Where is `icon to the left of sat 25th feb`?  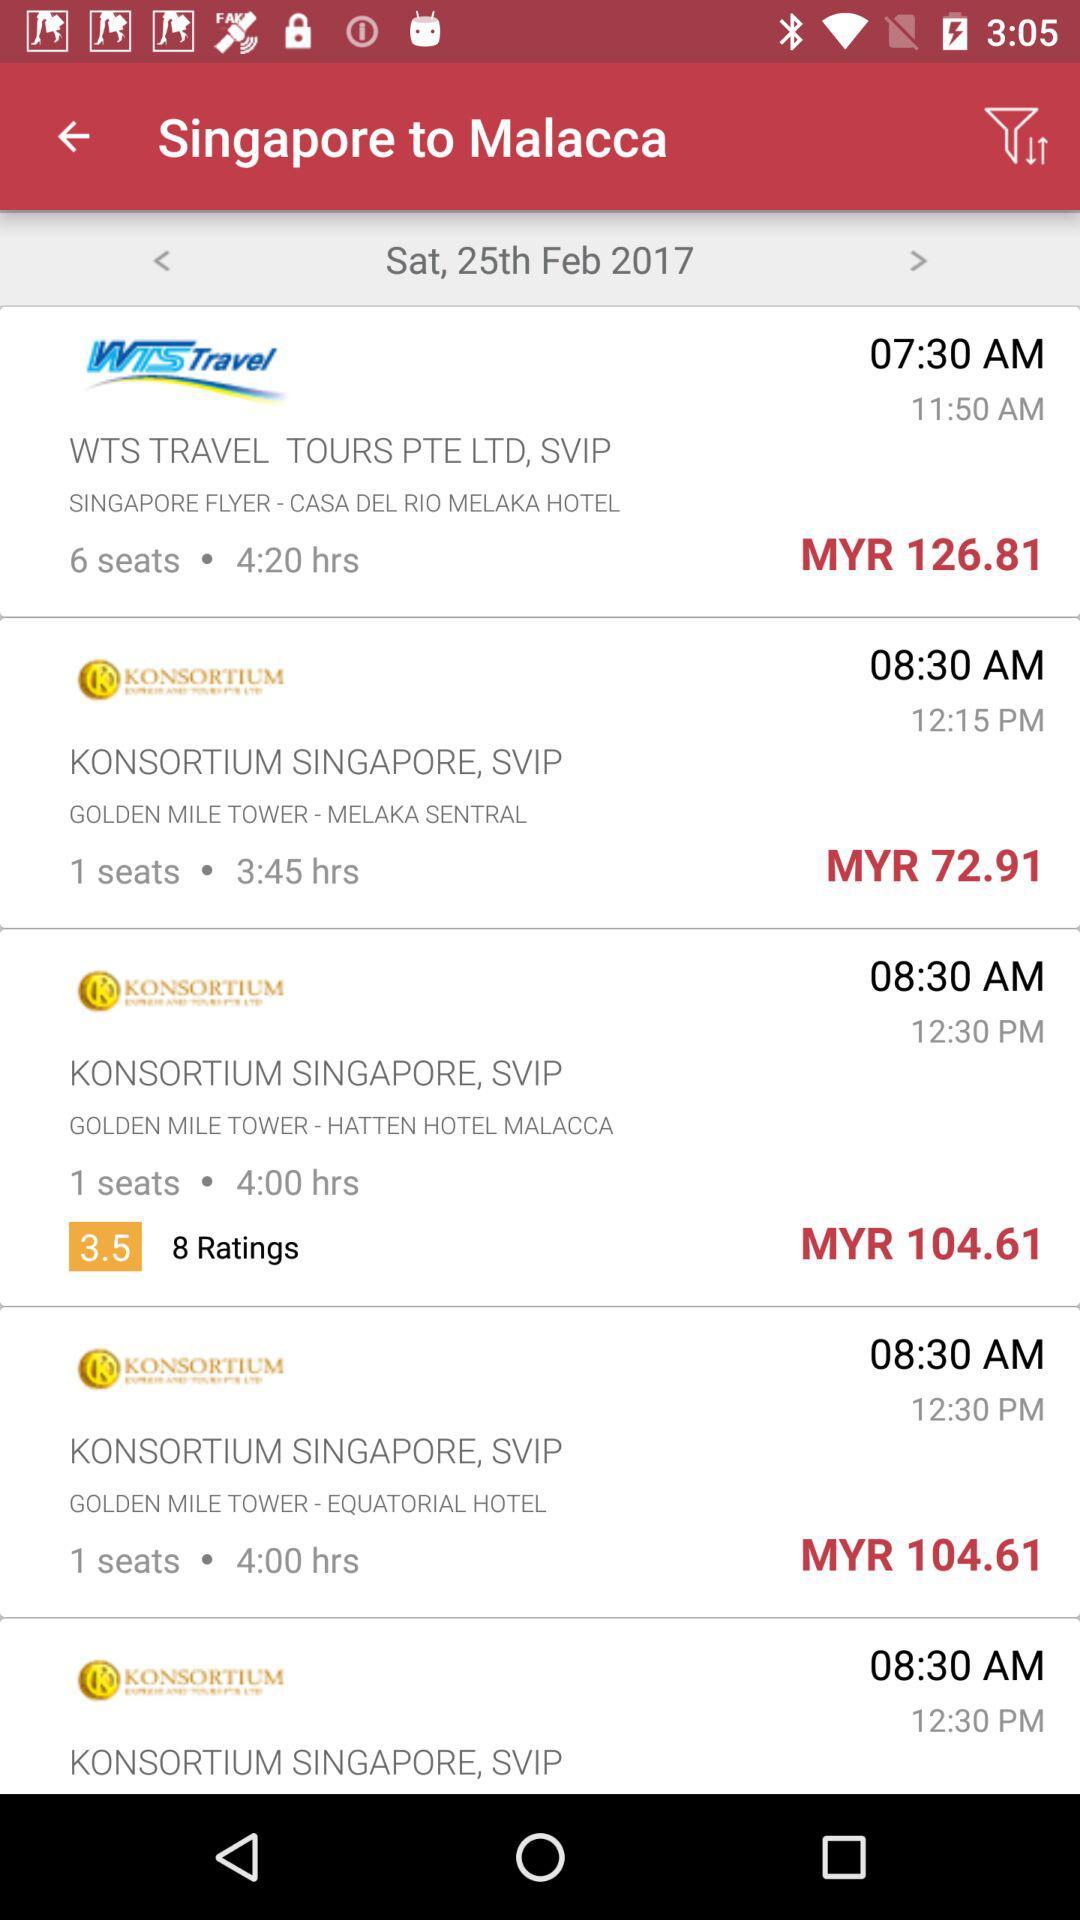
icon to the left of sat 25th feb is located at coordinates (159, 257).